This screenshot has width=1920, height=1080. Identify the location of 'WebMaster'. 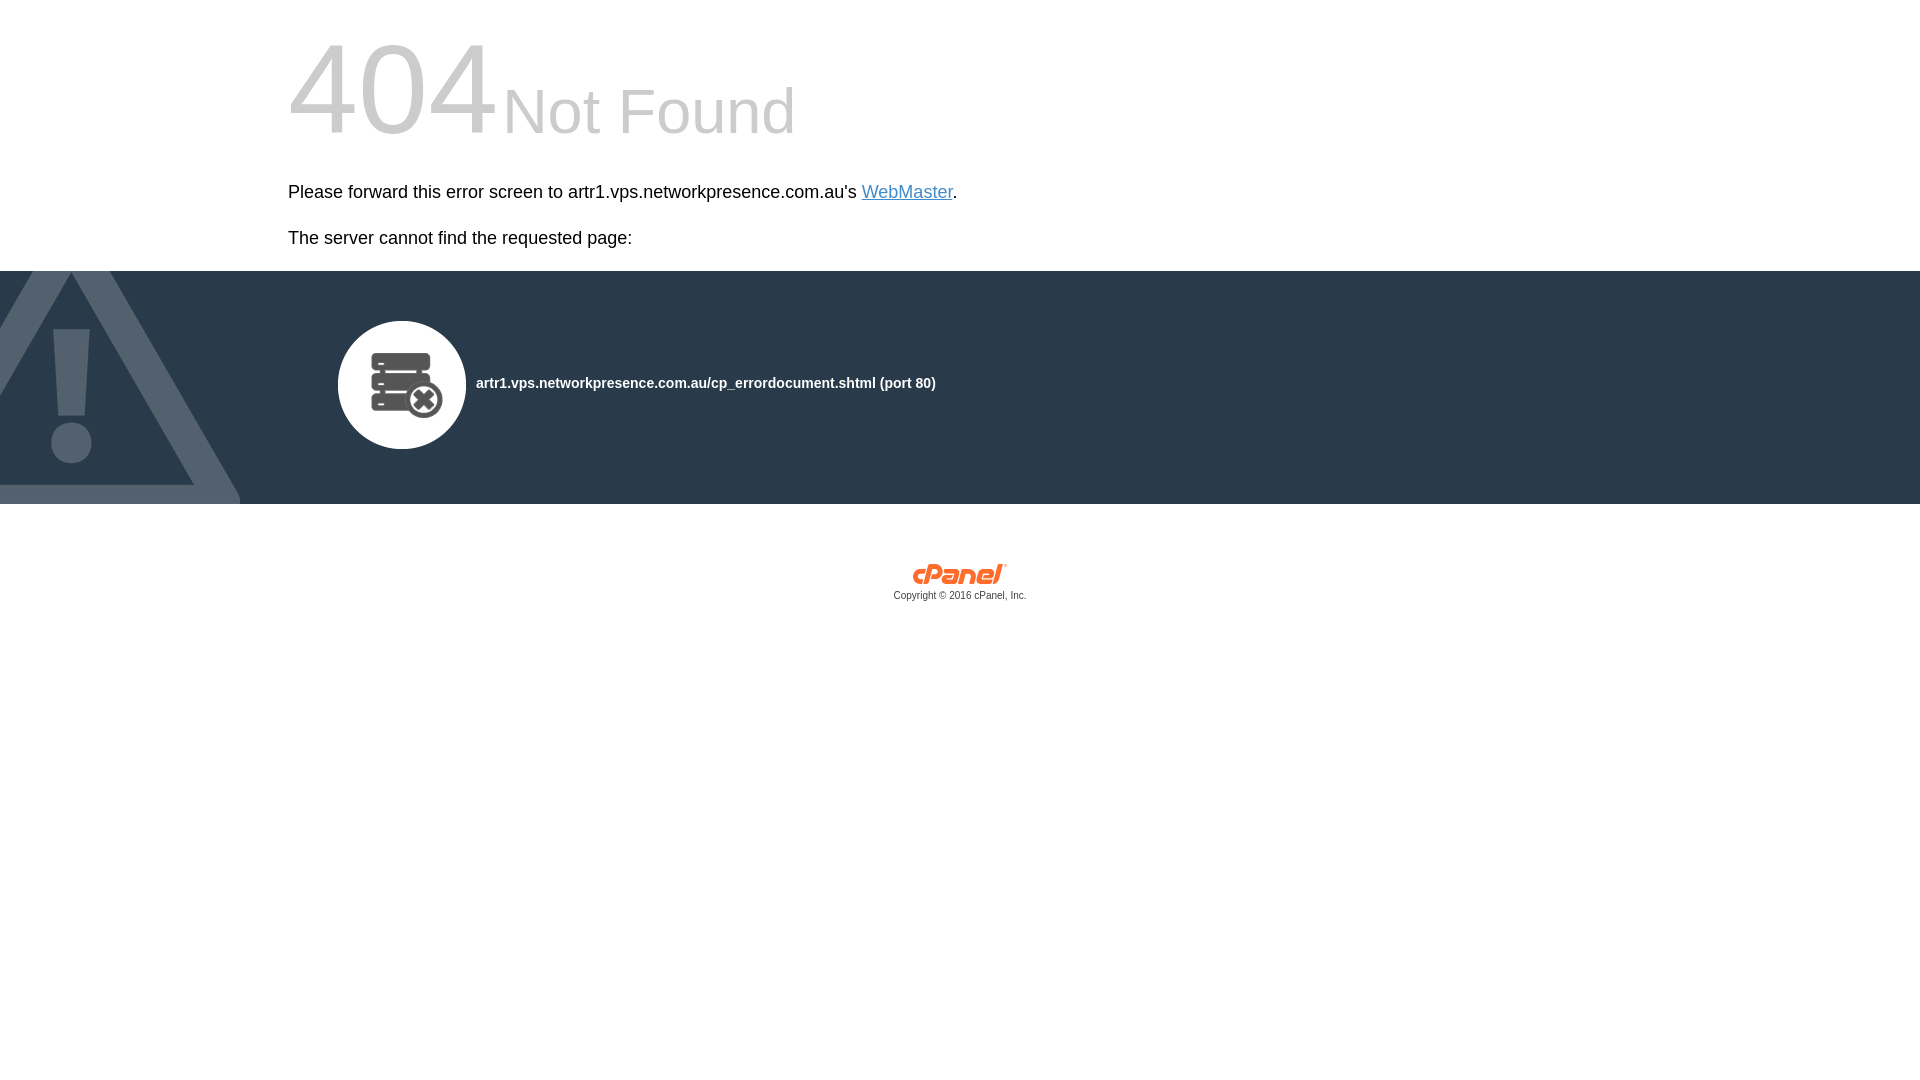
(906, 192).